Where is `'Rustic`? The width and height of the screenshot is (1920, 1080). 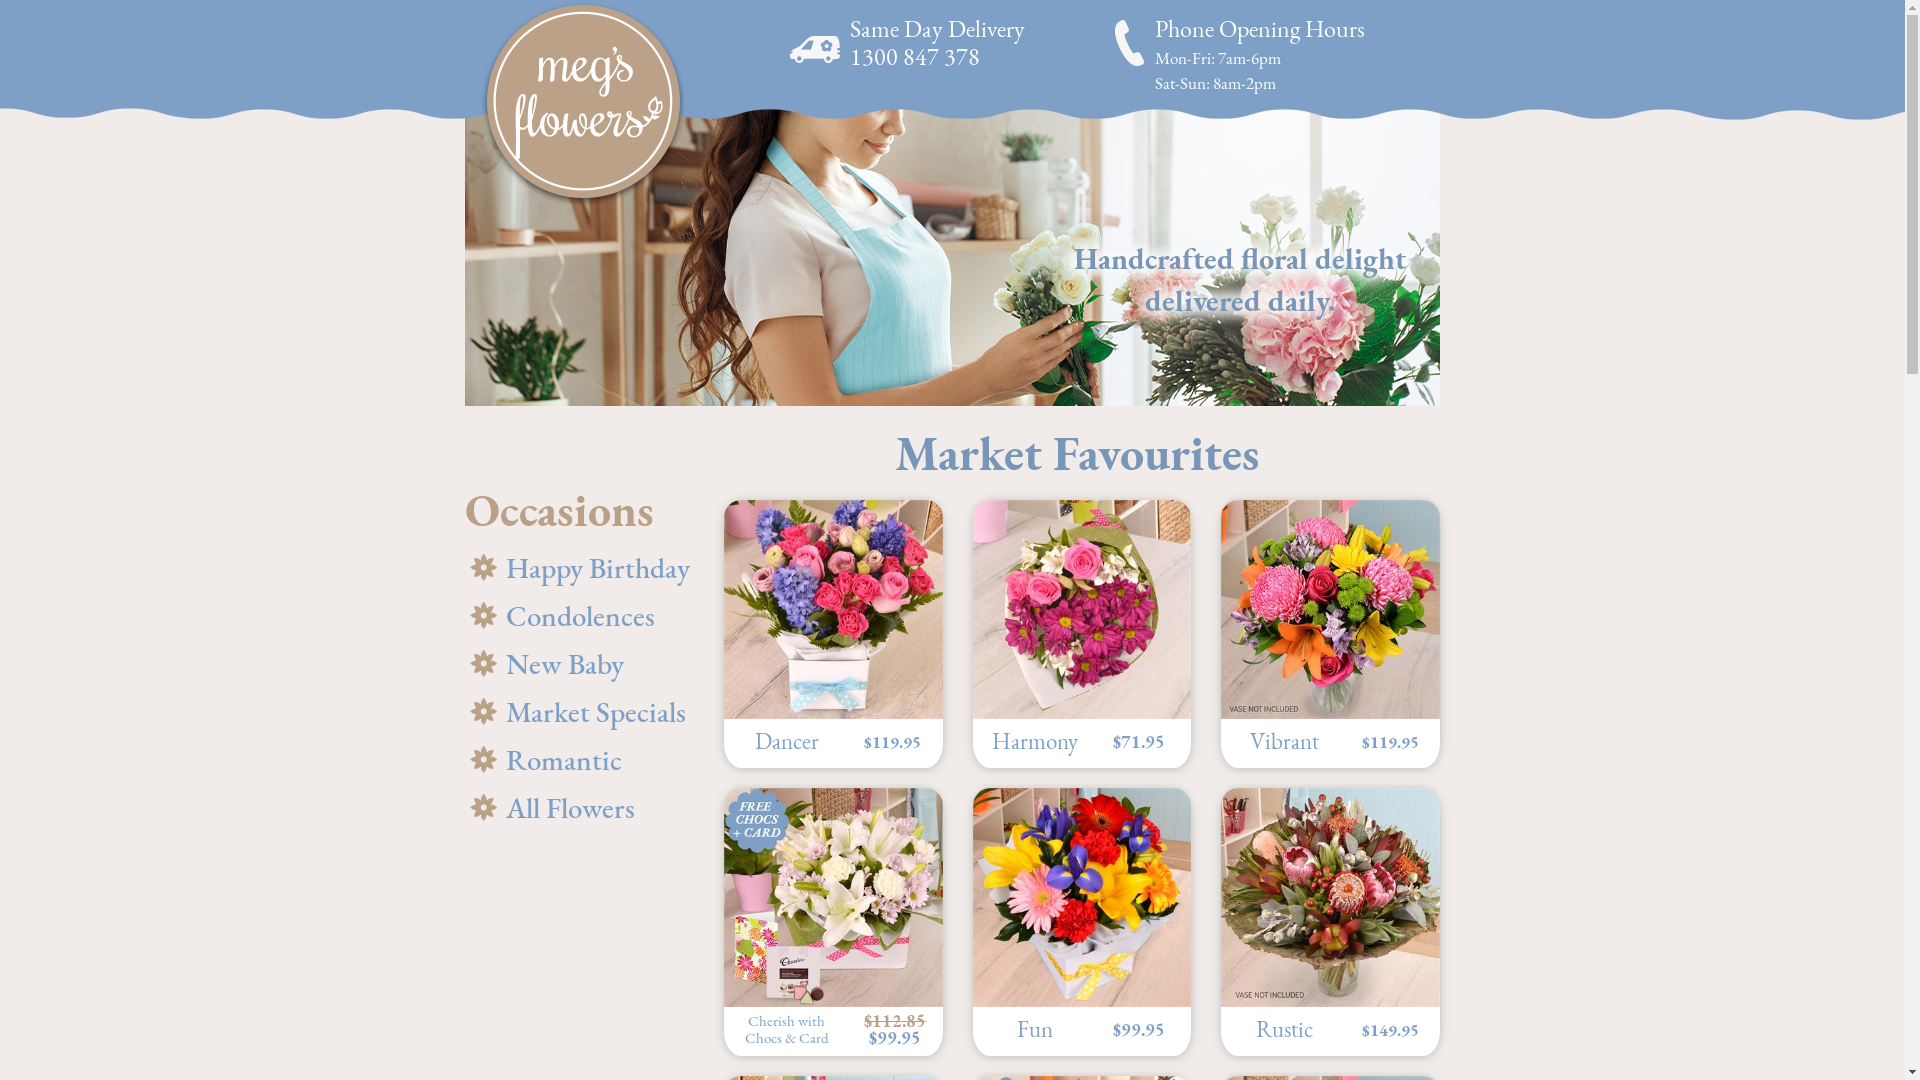 'Rustic is located at coordinates (1330, 921).